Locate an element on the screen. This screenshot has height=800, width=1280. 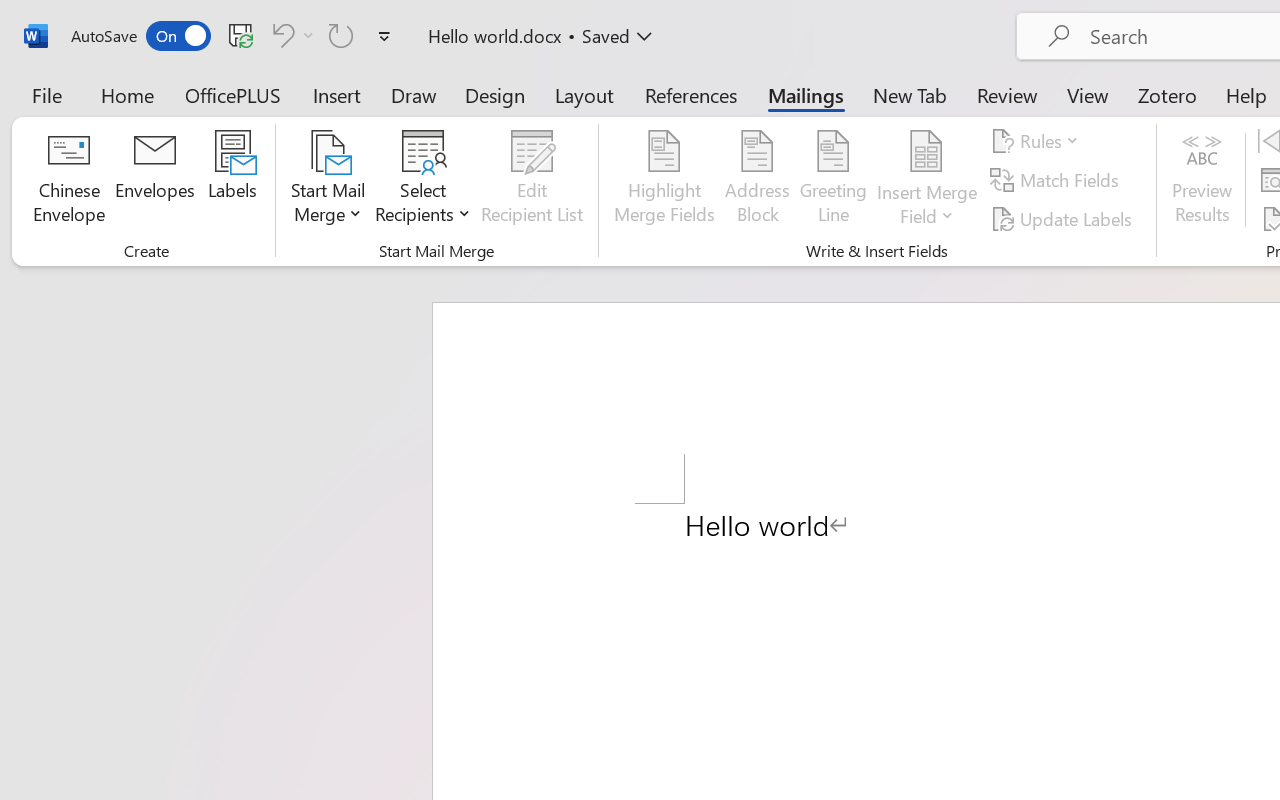
'Home' is located at coordinates (127, 94).